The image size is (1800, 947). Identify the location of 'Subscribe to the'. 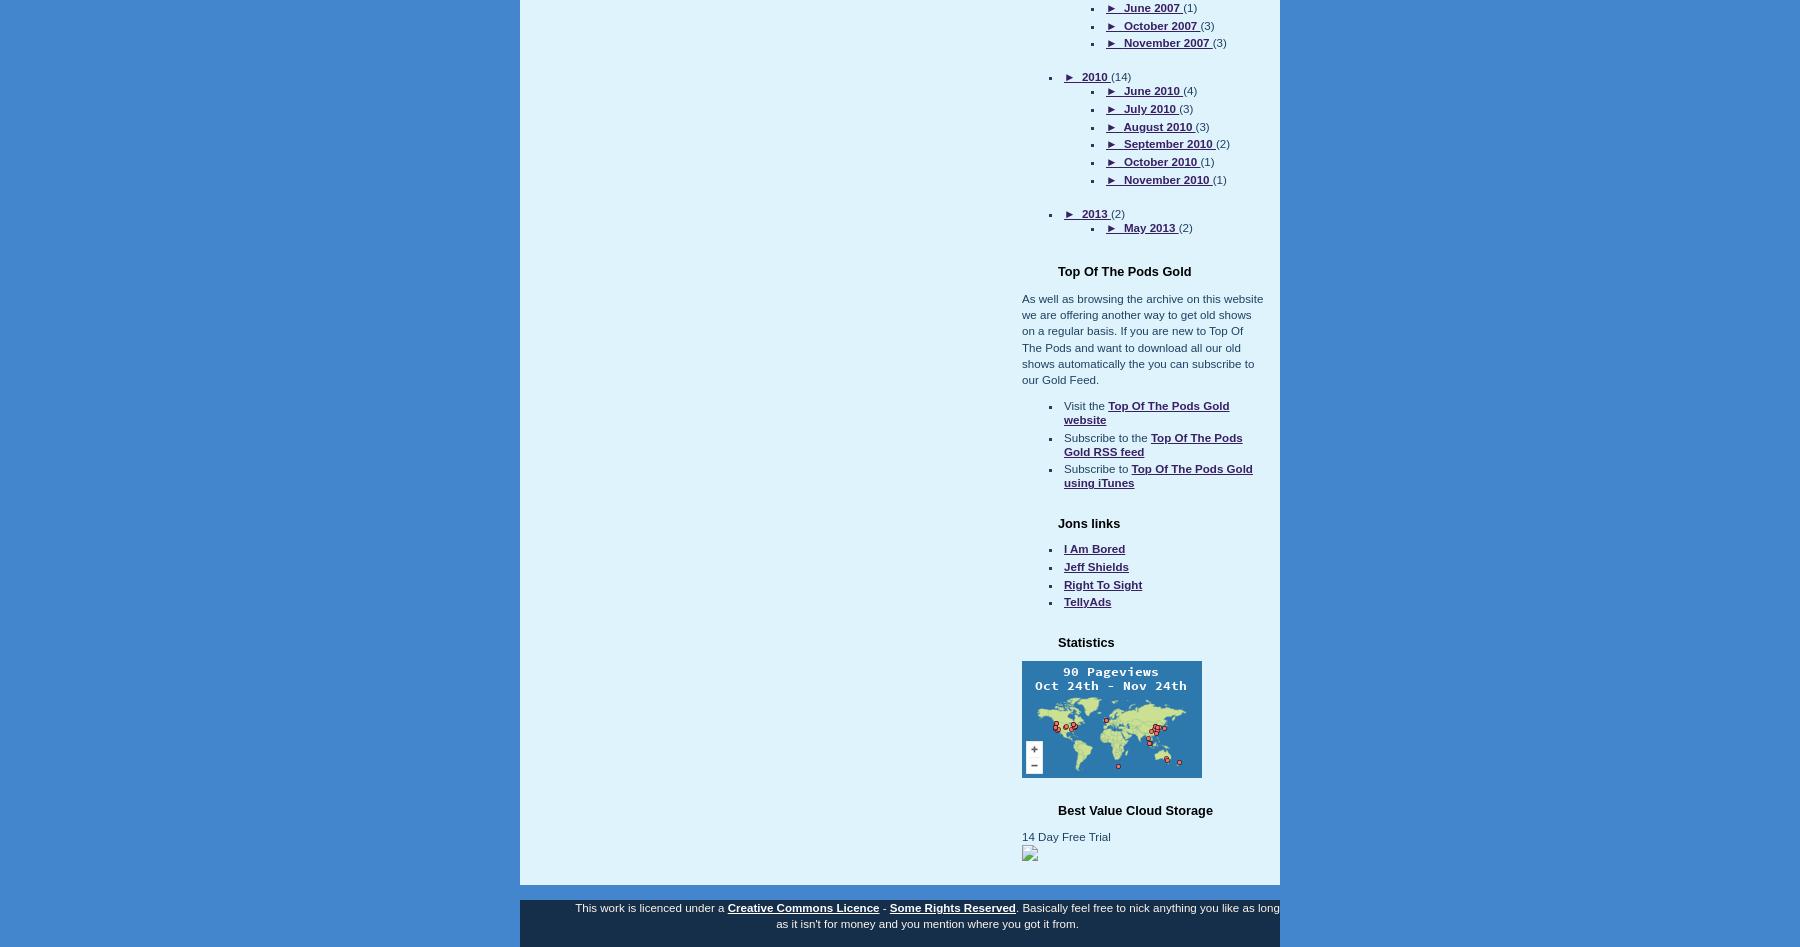
(1063, 437).